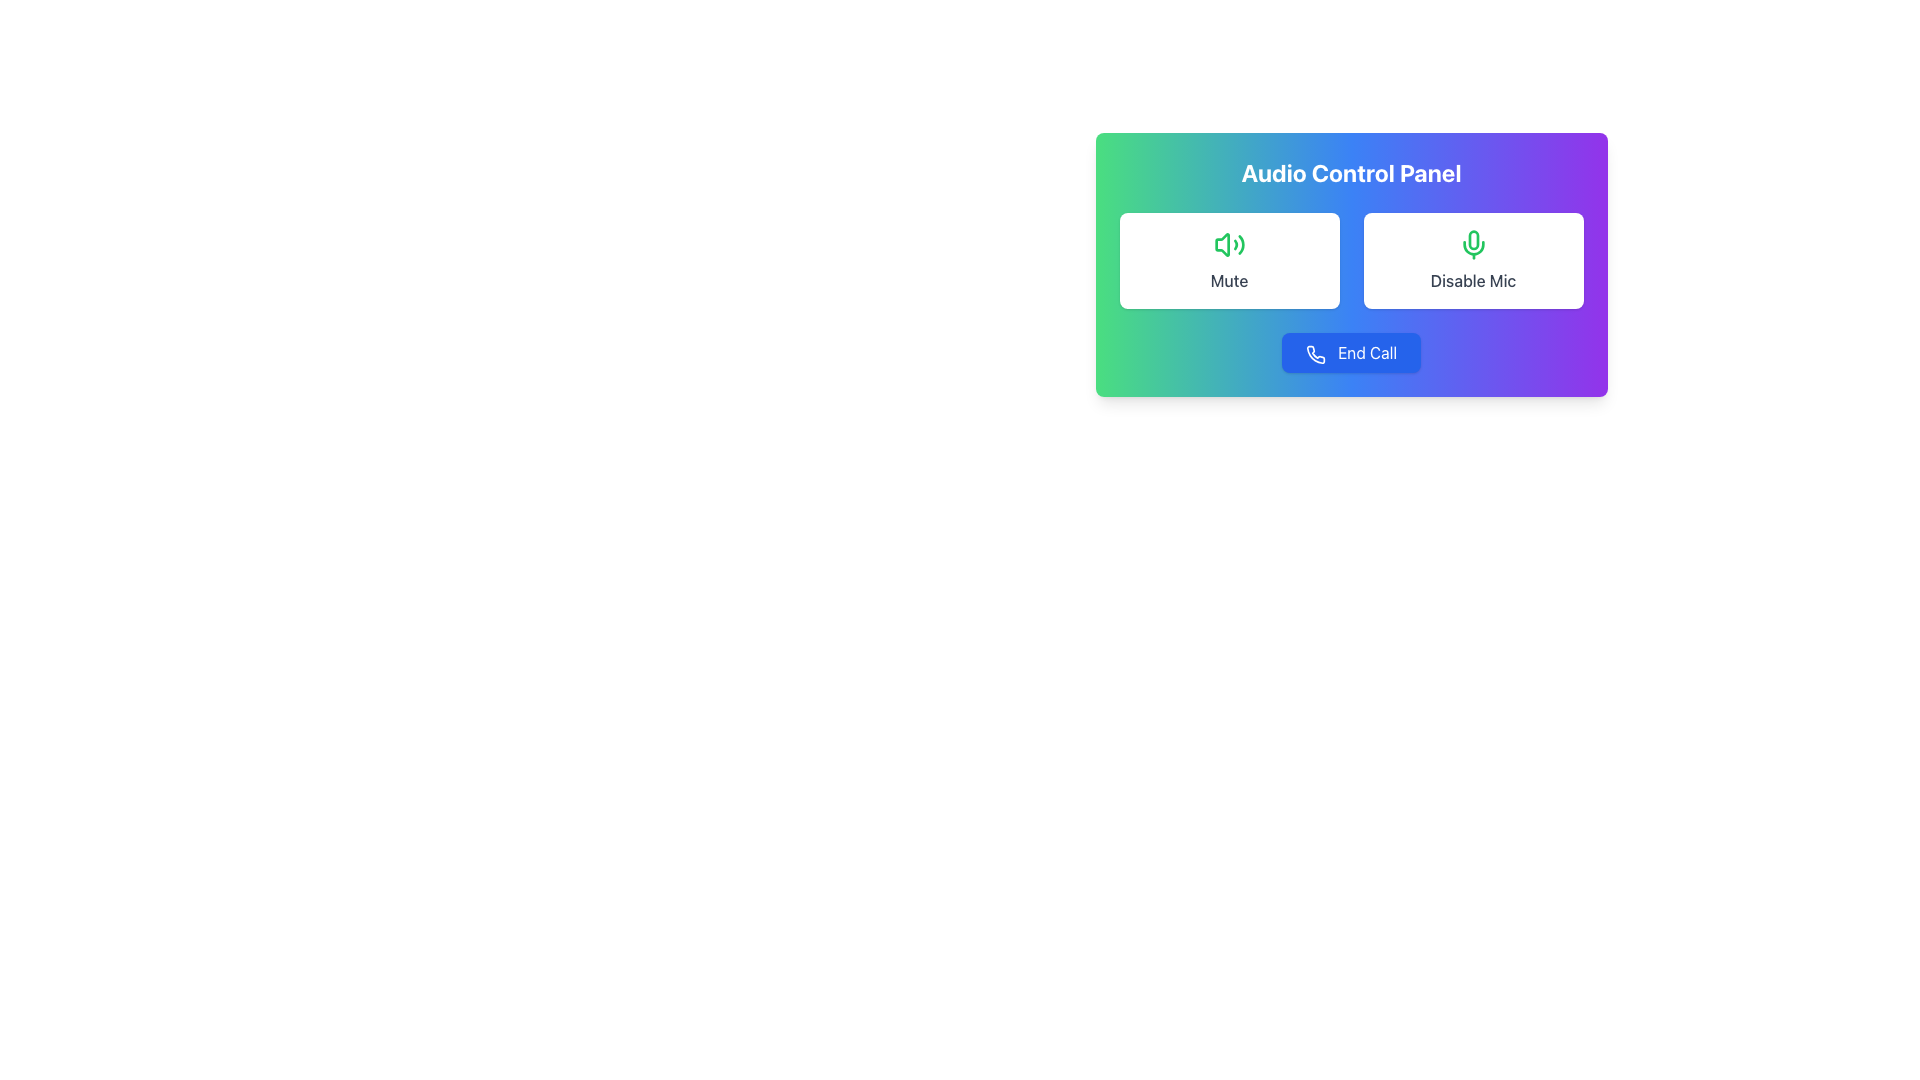  What do you see at coordinates (1473, 281) in the screenshot?
I see `the text label 'Disable Mic', which is styled in medium weight gray font and located below a microphone icon in the 'Audio Control Panel'` at bounding box center [1473, 281].